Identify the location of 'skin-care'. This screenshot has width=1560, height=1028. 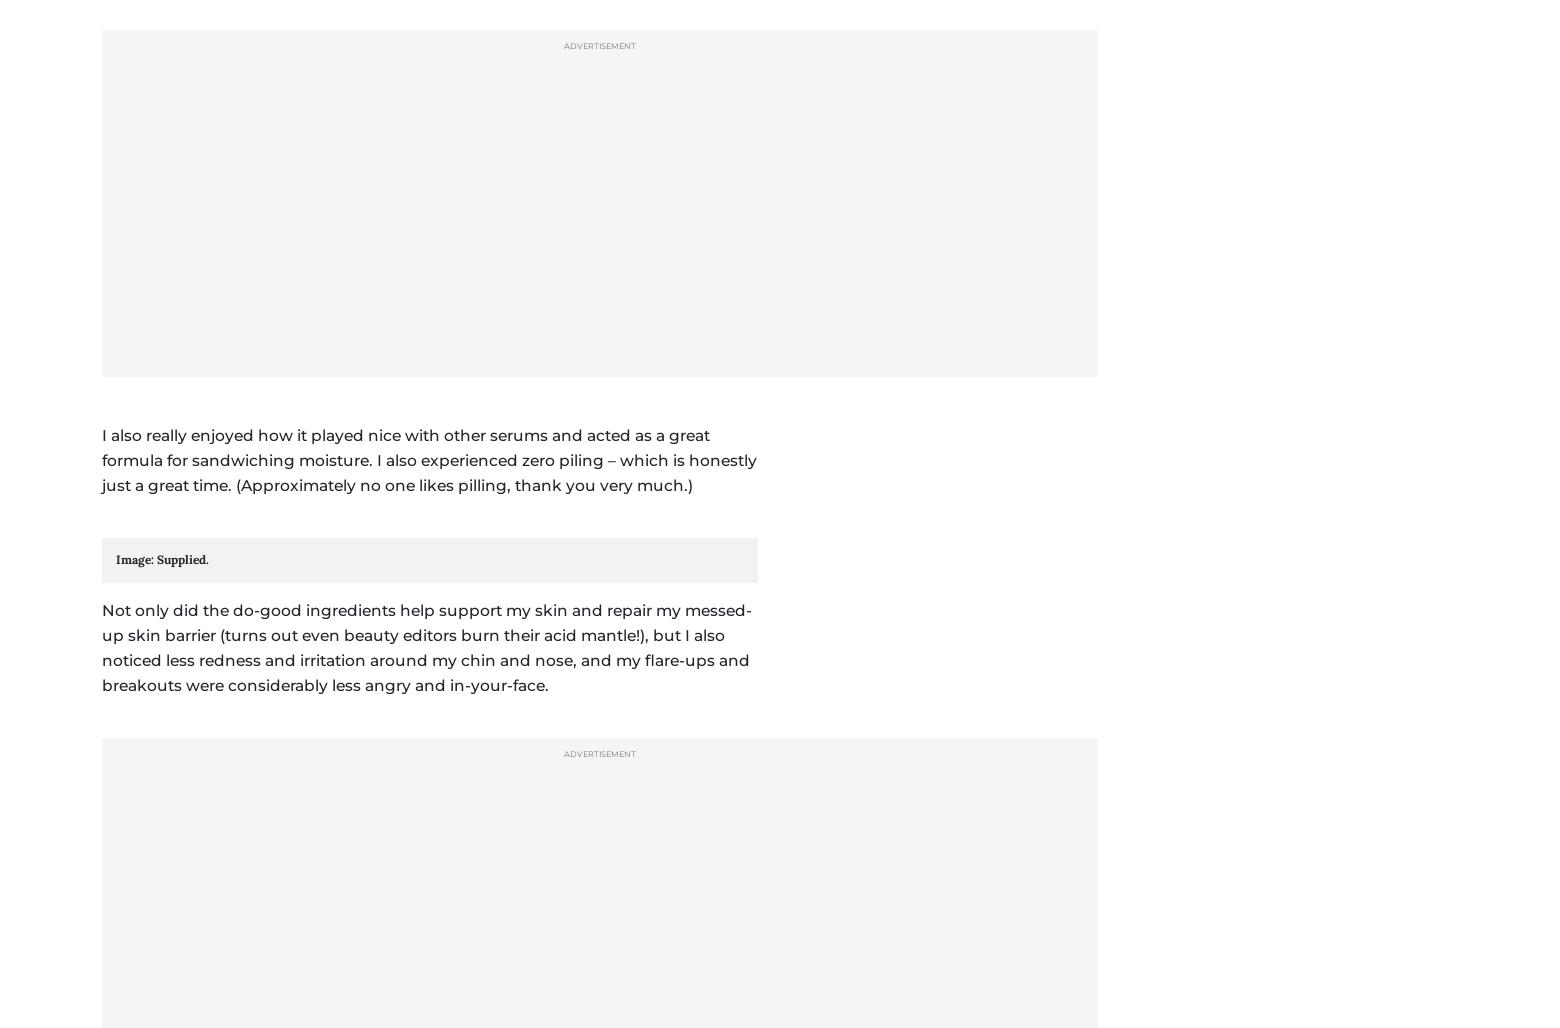
(225, 835).